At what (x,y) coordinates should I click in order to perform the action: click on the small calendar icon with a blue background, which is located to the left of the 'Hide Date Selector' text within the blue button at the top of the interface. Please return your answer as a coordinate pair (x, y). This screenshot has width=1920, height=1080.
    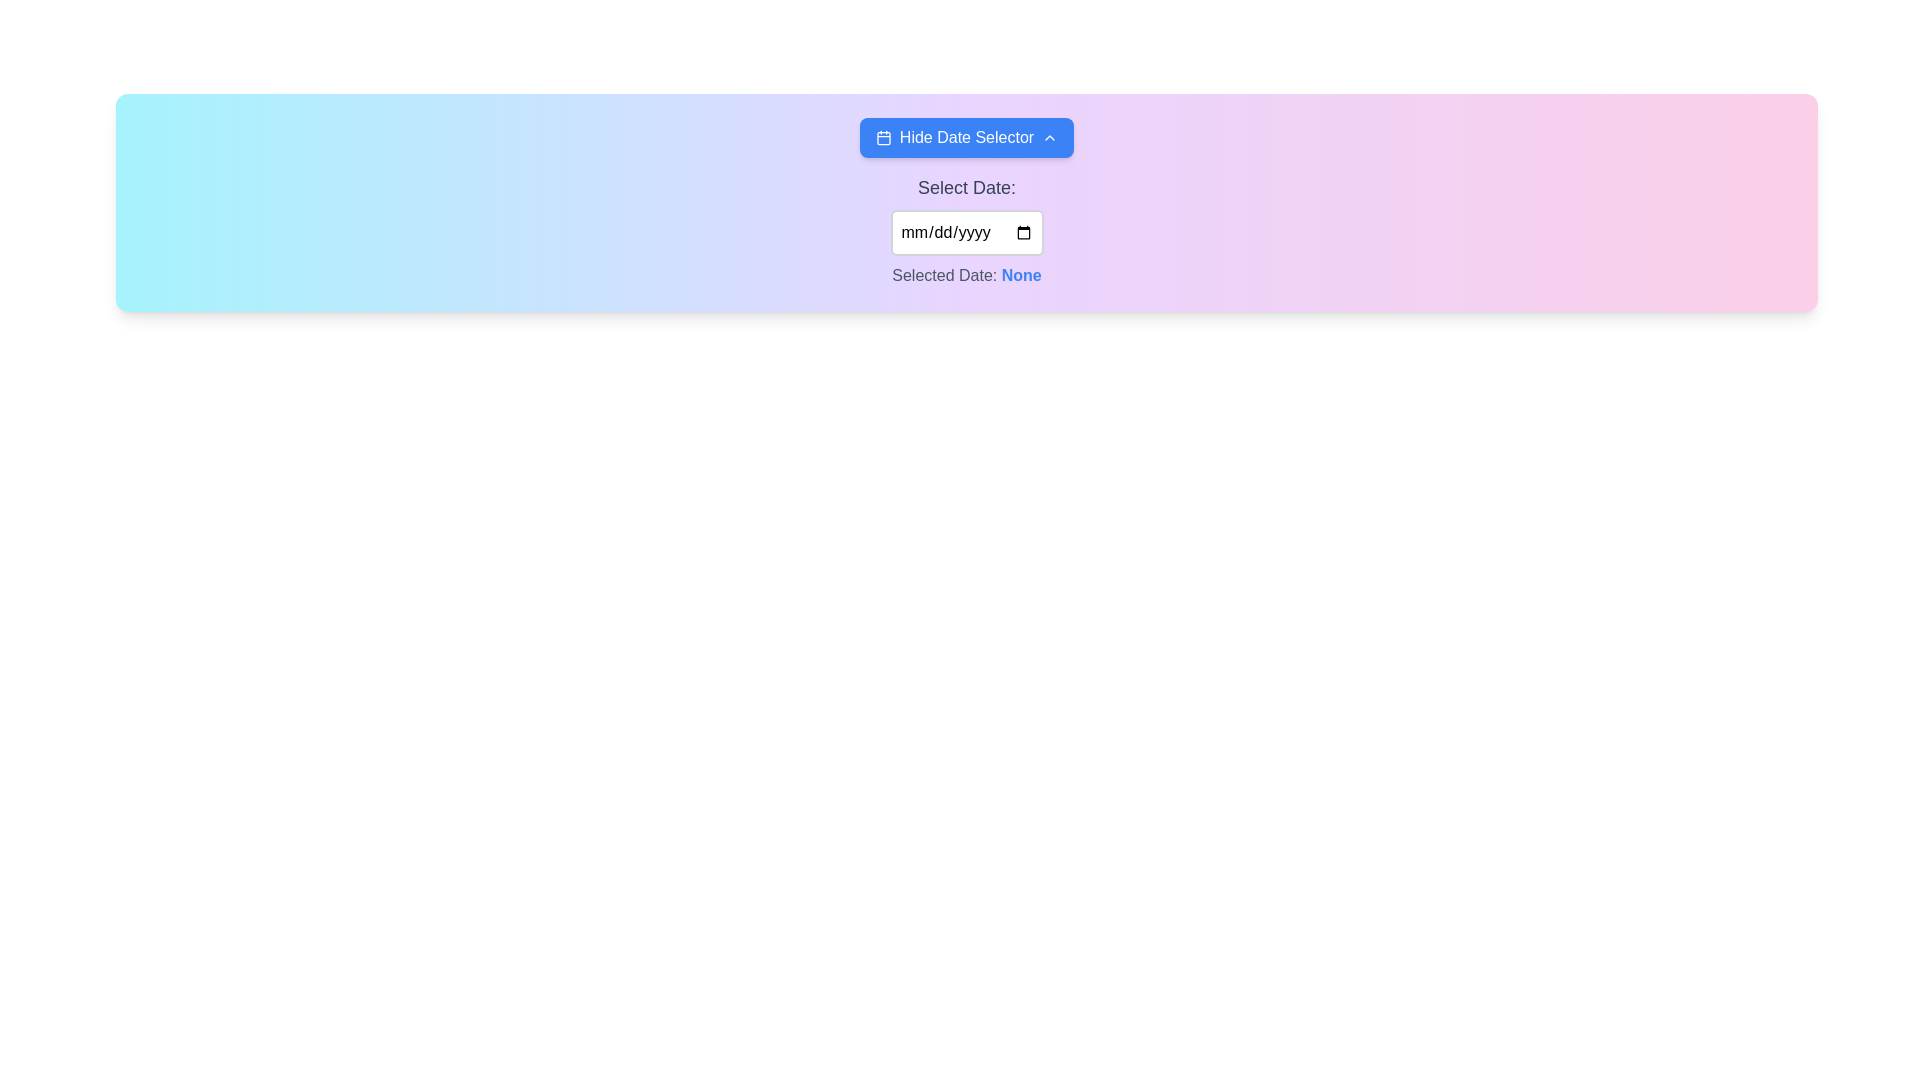
    Looking at the image, I should click on (882, 137).